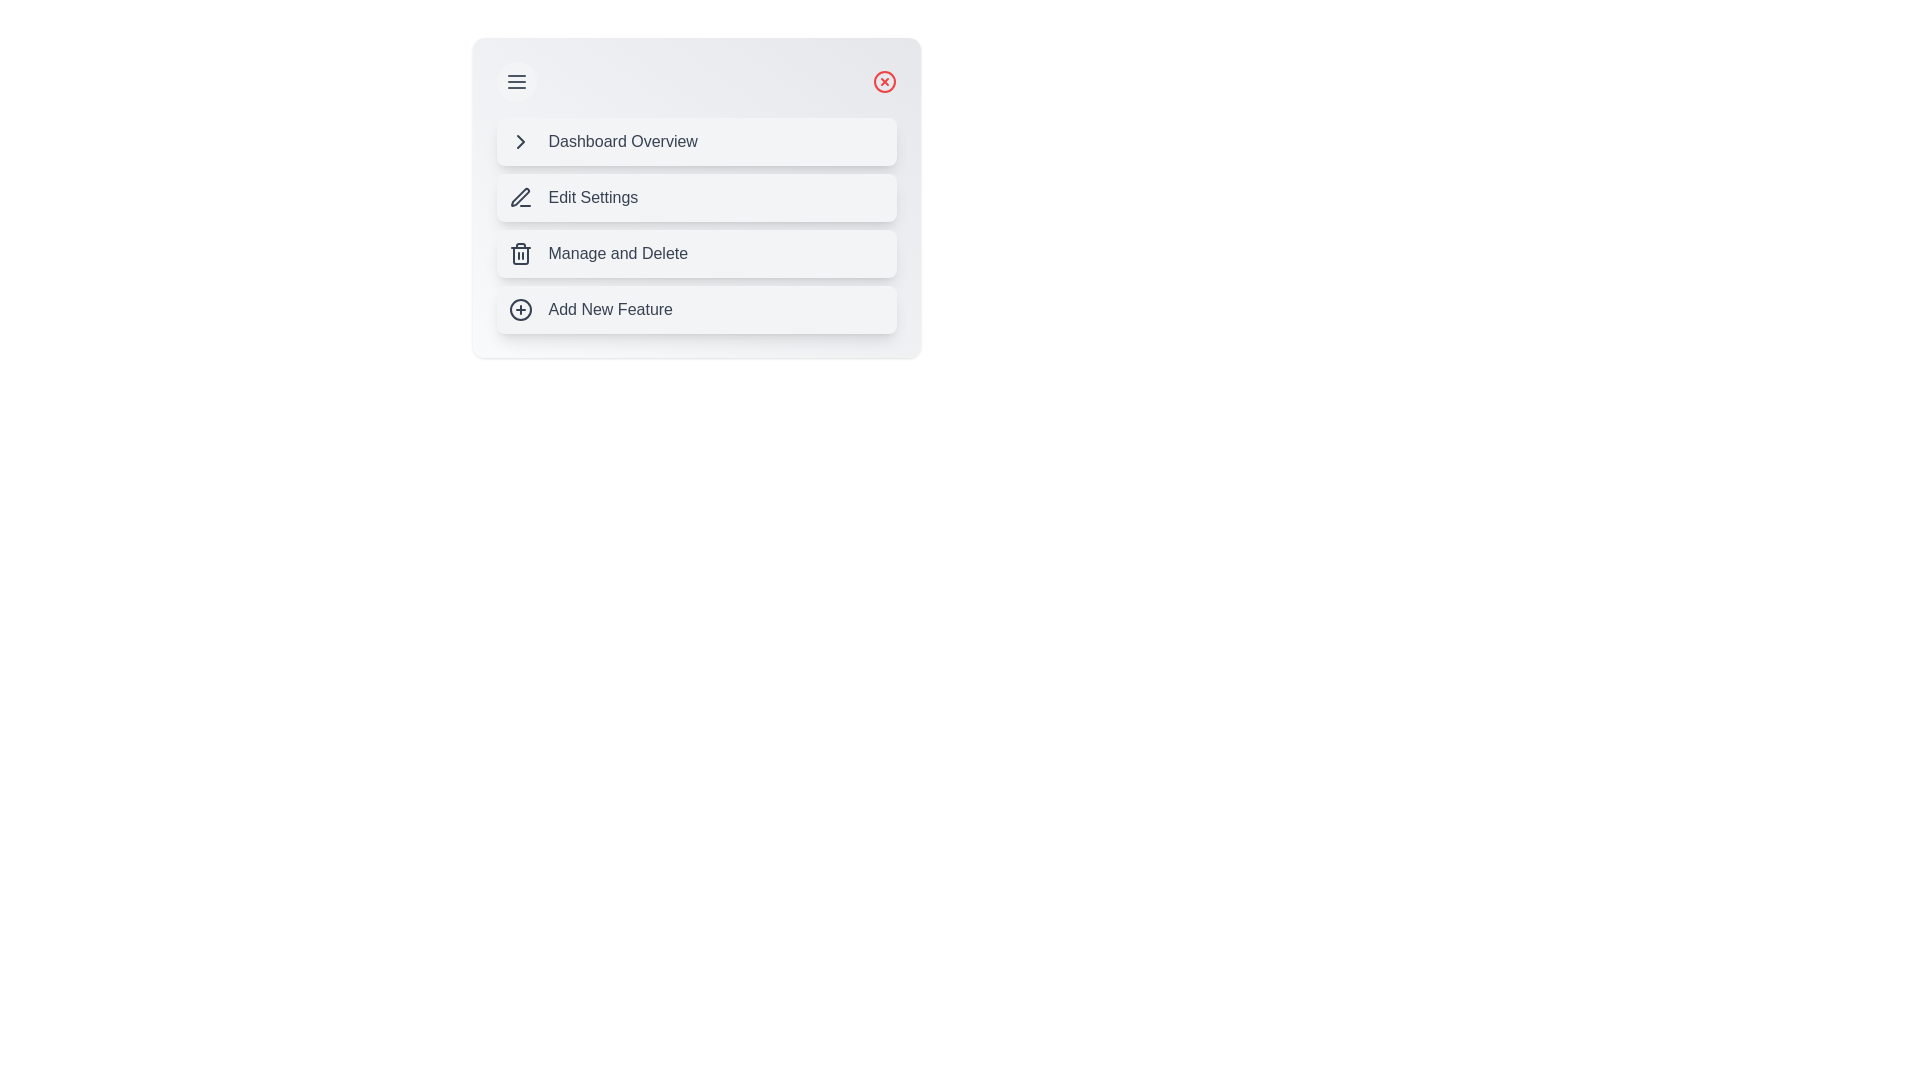 The image size is (1920, 1080). What do you see at coordinates (516, 80) in the screenshot?
I see `menu toggle button to toggle the menu open and close state` at bounding box center [516, 80].